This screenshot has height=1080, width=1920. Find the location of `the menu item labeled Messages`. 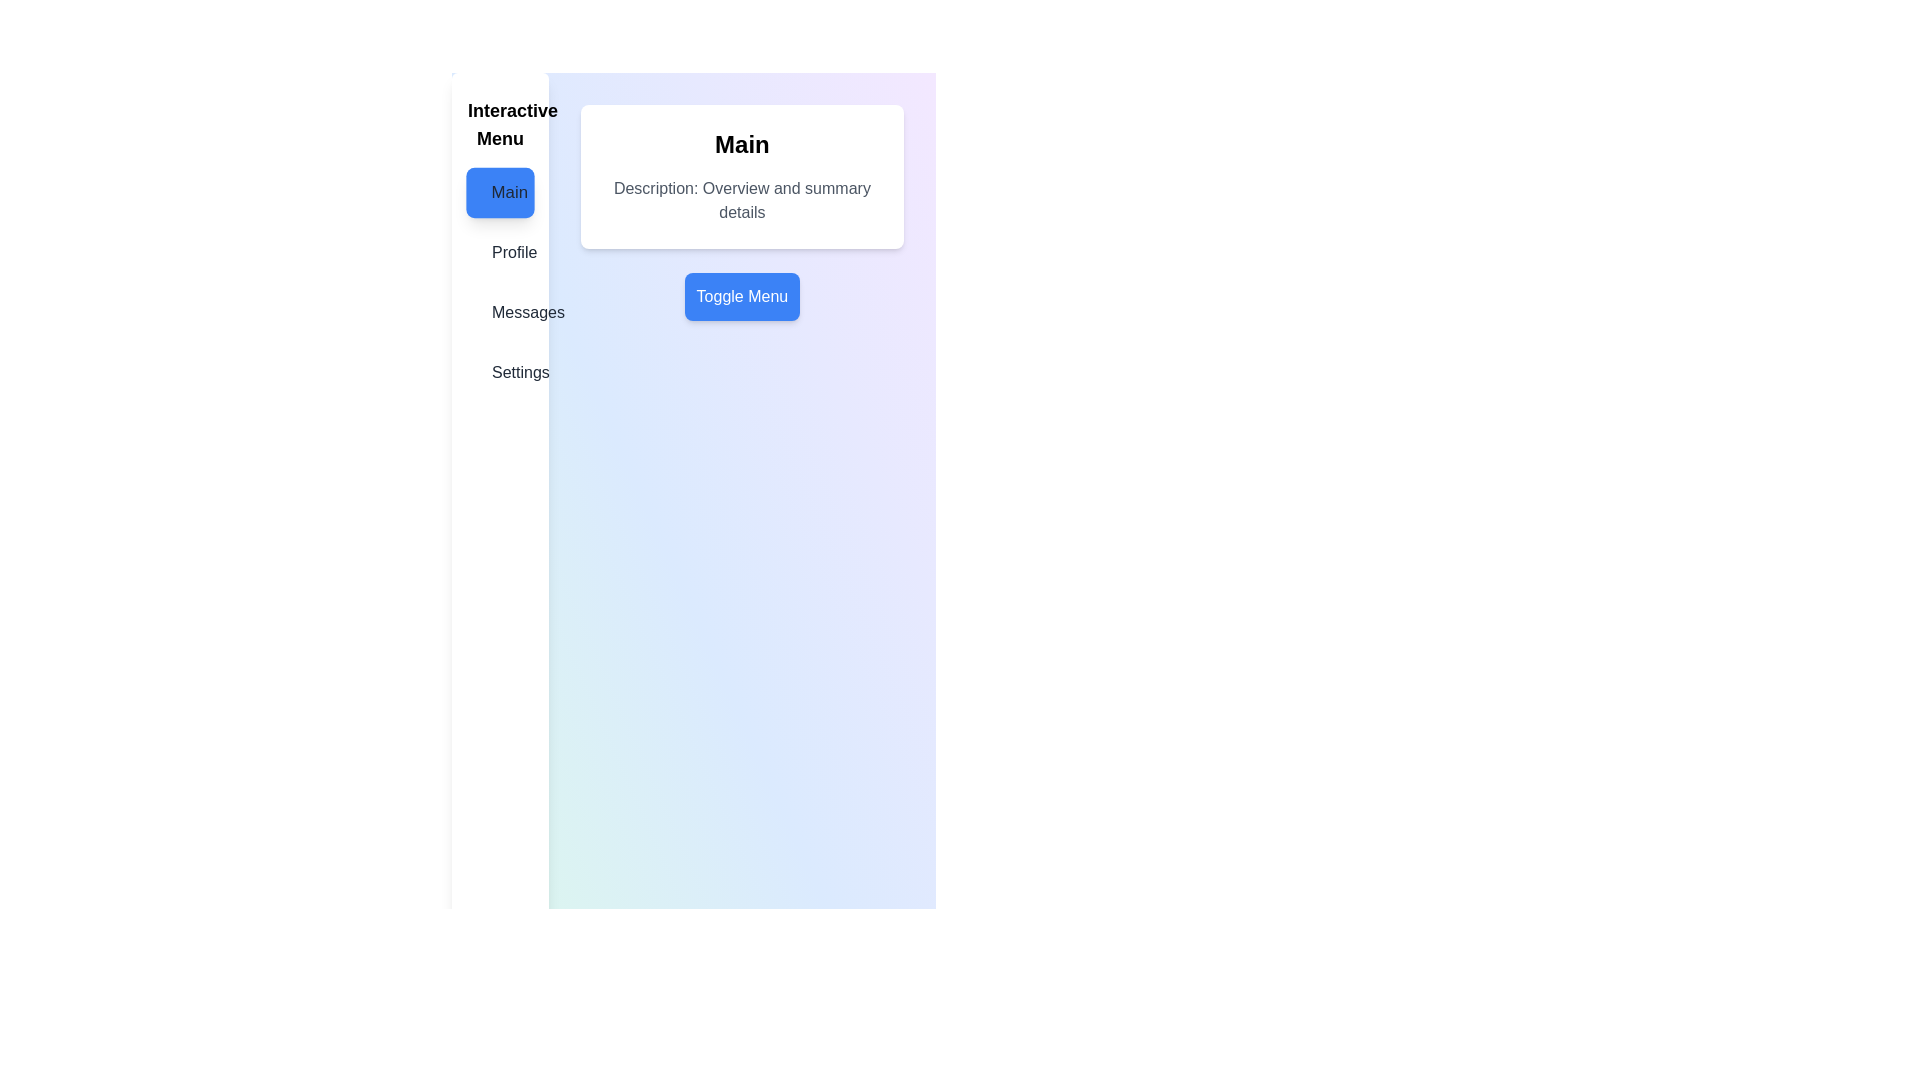

the menu item labeled Messages is located at coordinates (499, 312).